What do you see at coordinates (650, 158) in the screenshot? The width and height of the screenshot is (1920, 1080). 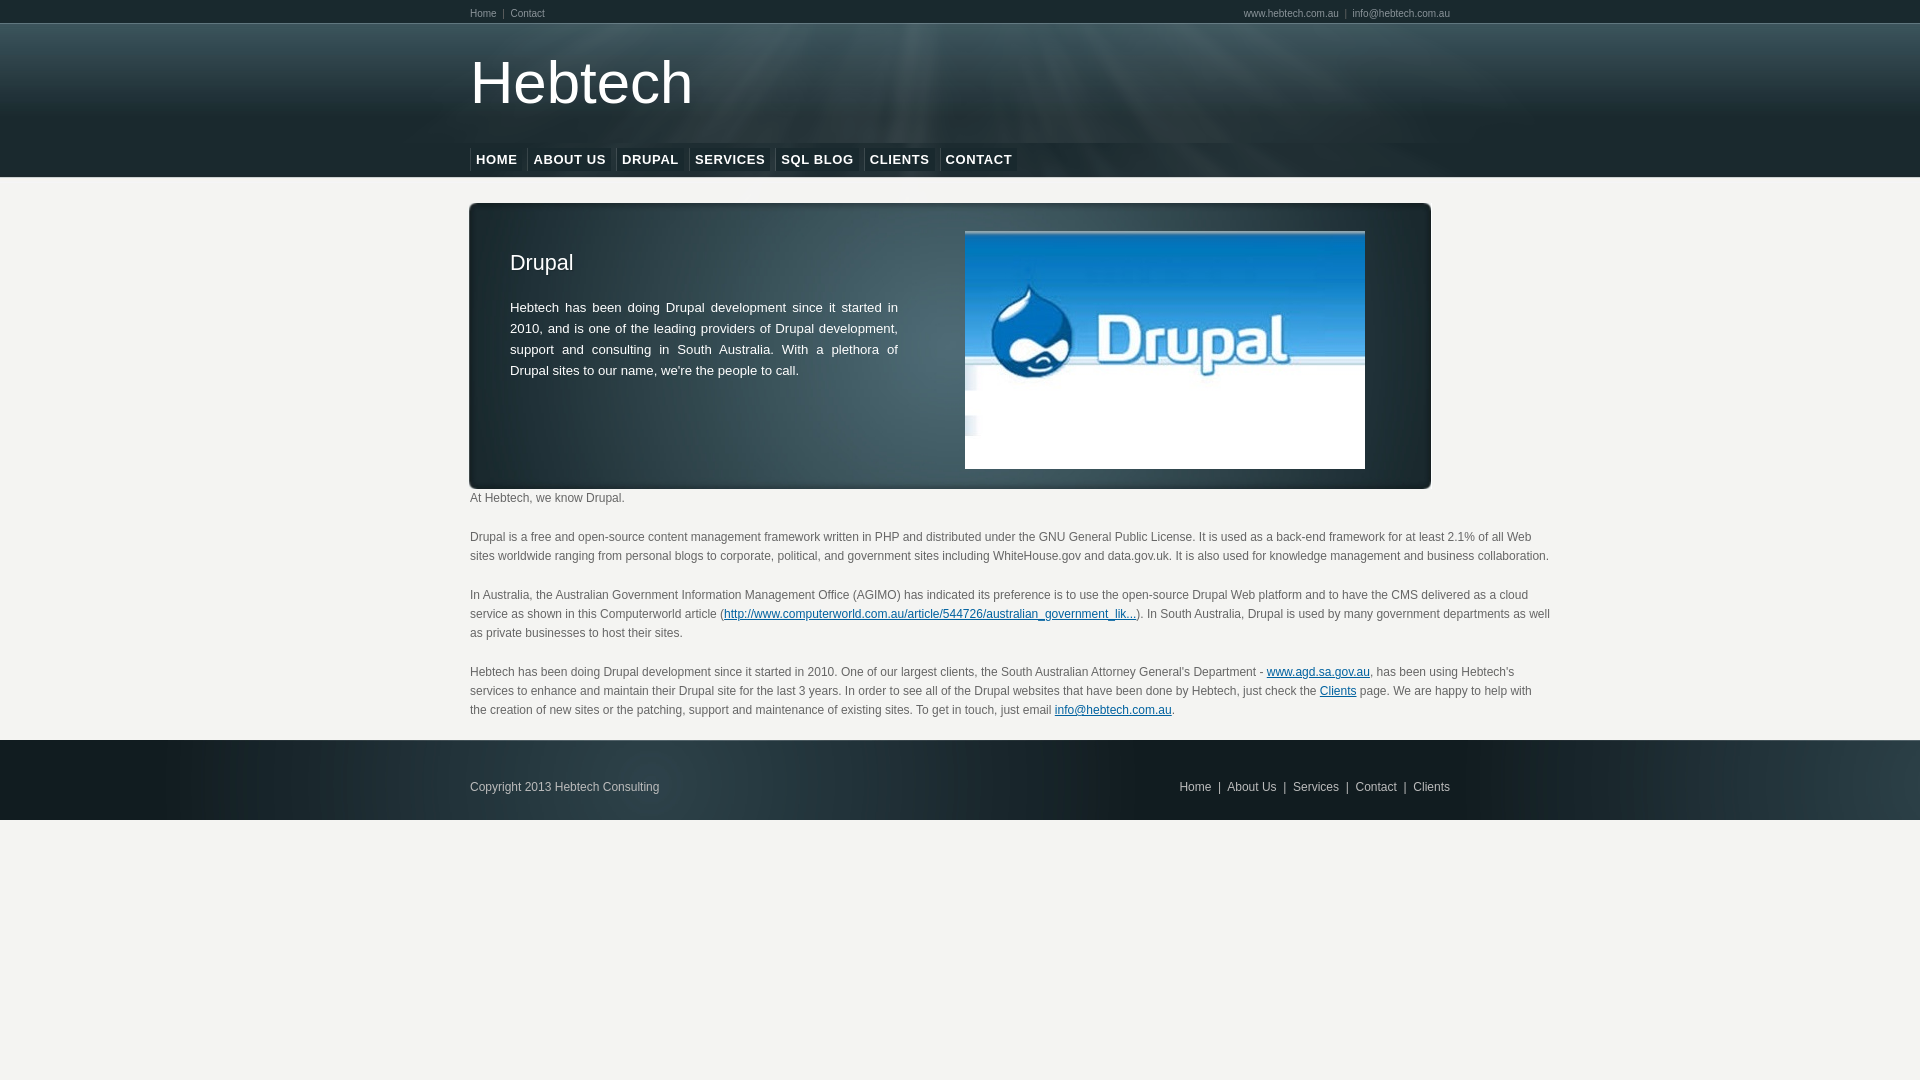 I see `'DRUPAL'` at bounding box center [650, 158].